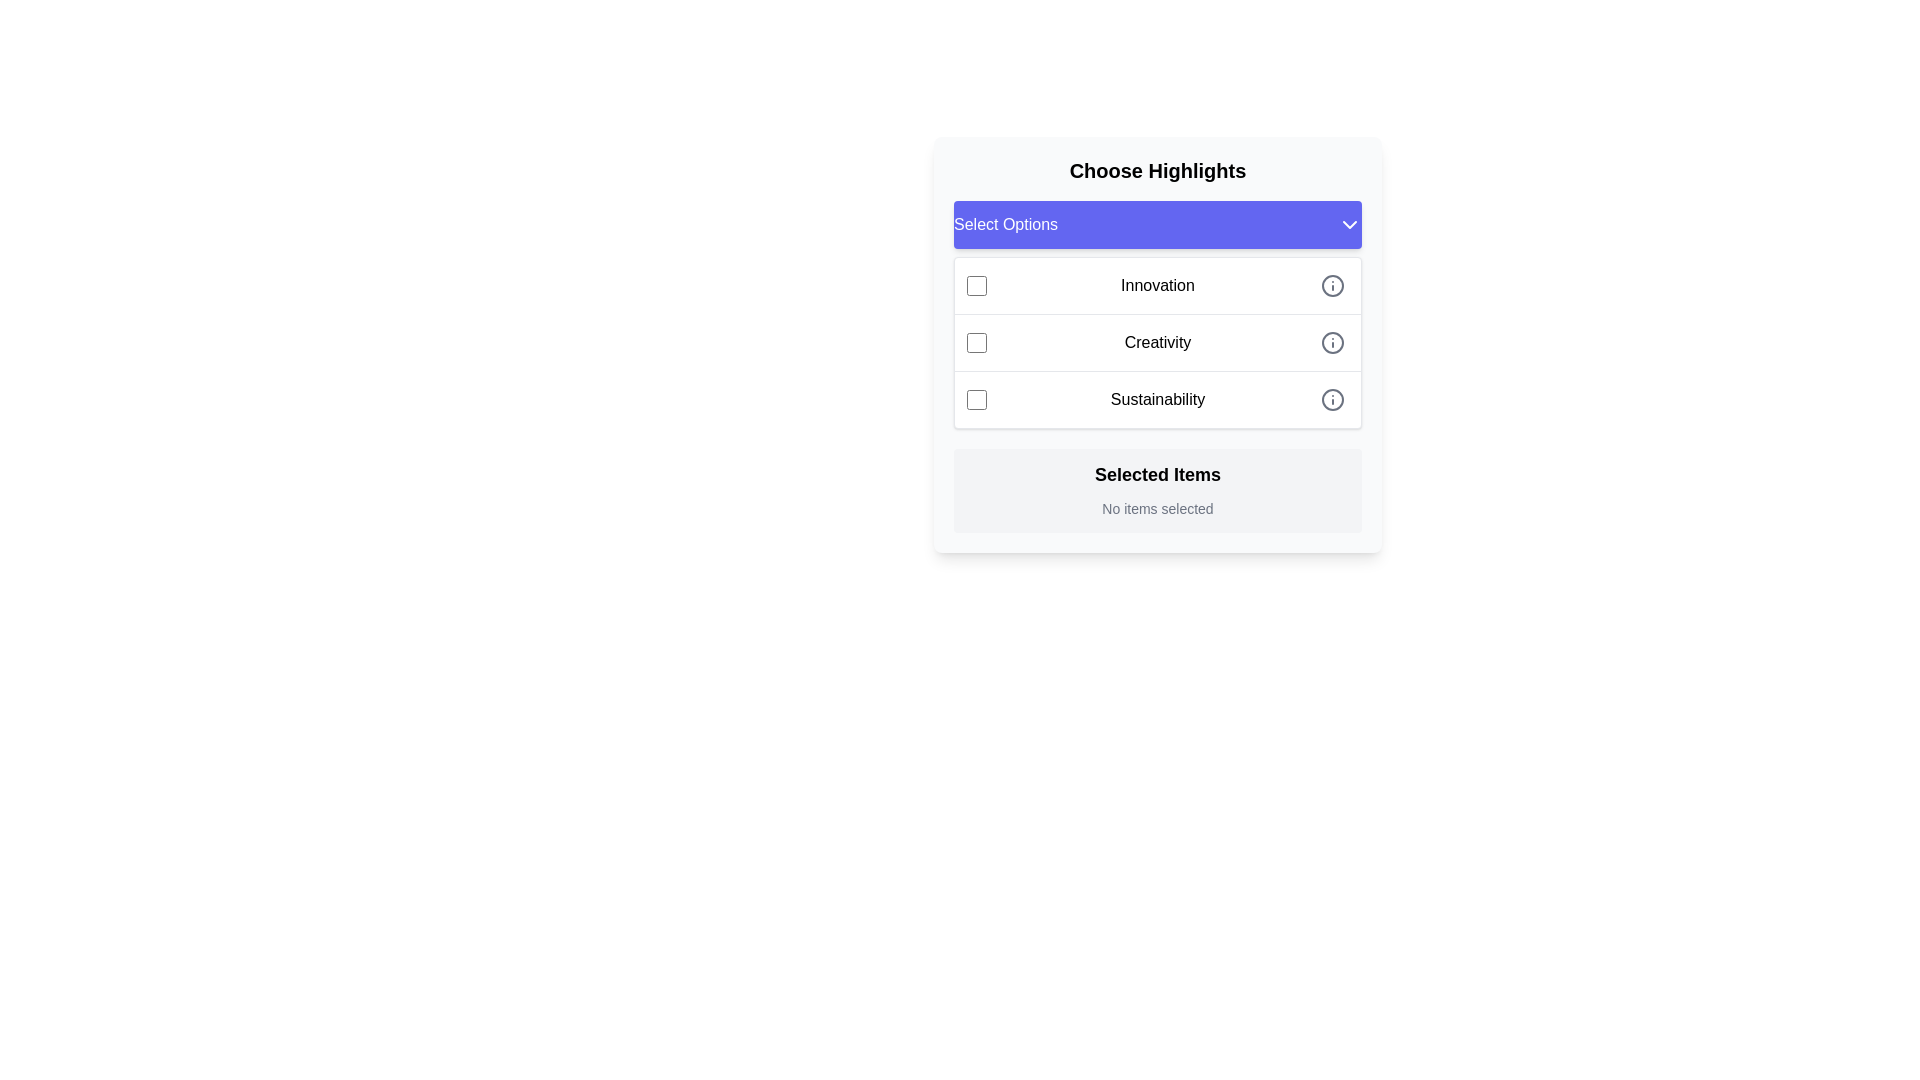  I want to click on the 'Sustainability' checkbox located, so click(977, 400).